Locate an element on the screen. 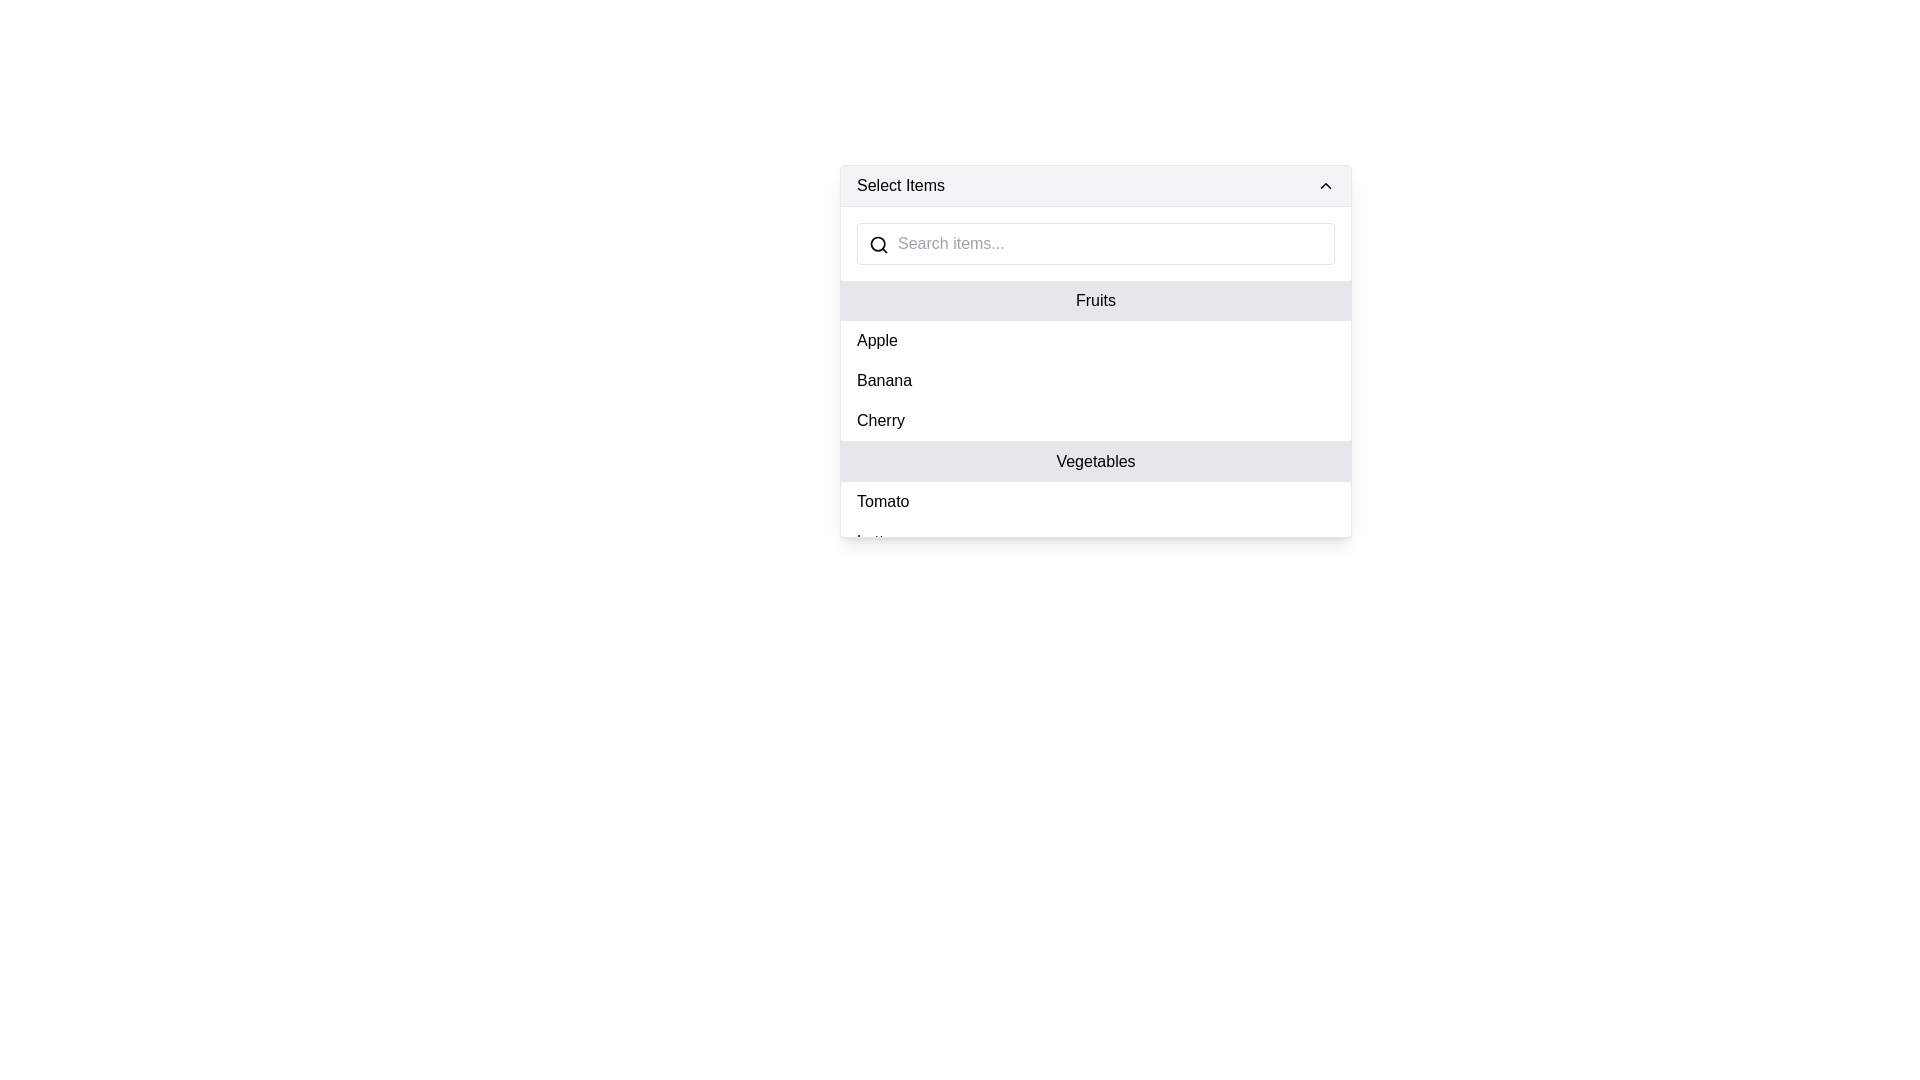 Image resolution: width=1920 pixels, height=1080 pixels. the list item labeled 'Banana' by performing a left click on it is located at coordinates (1094, 381).